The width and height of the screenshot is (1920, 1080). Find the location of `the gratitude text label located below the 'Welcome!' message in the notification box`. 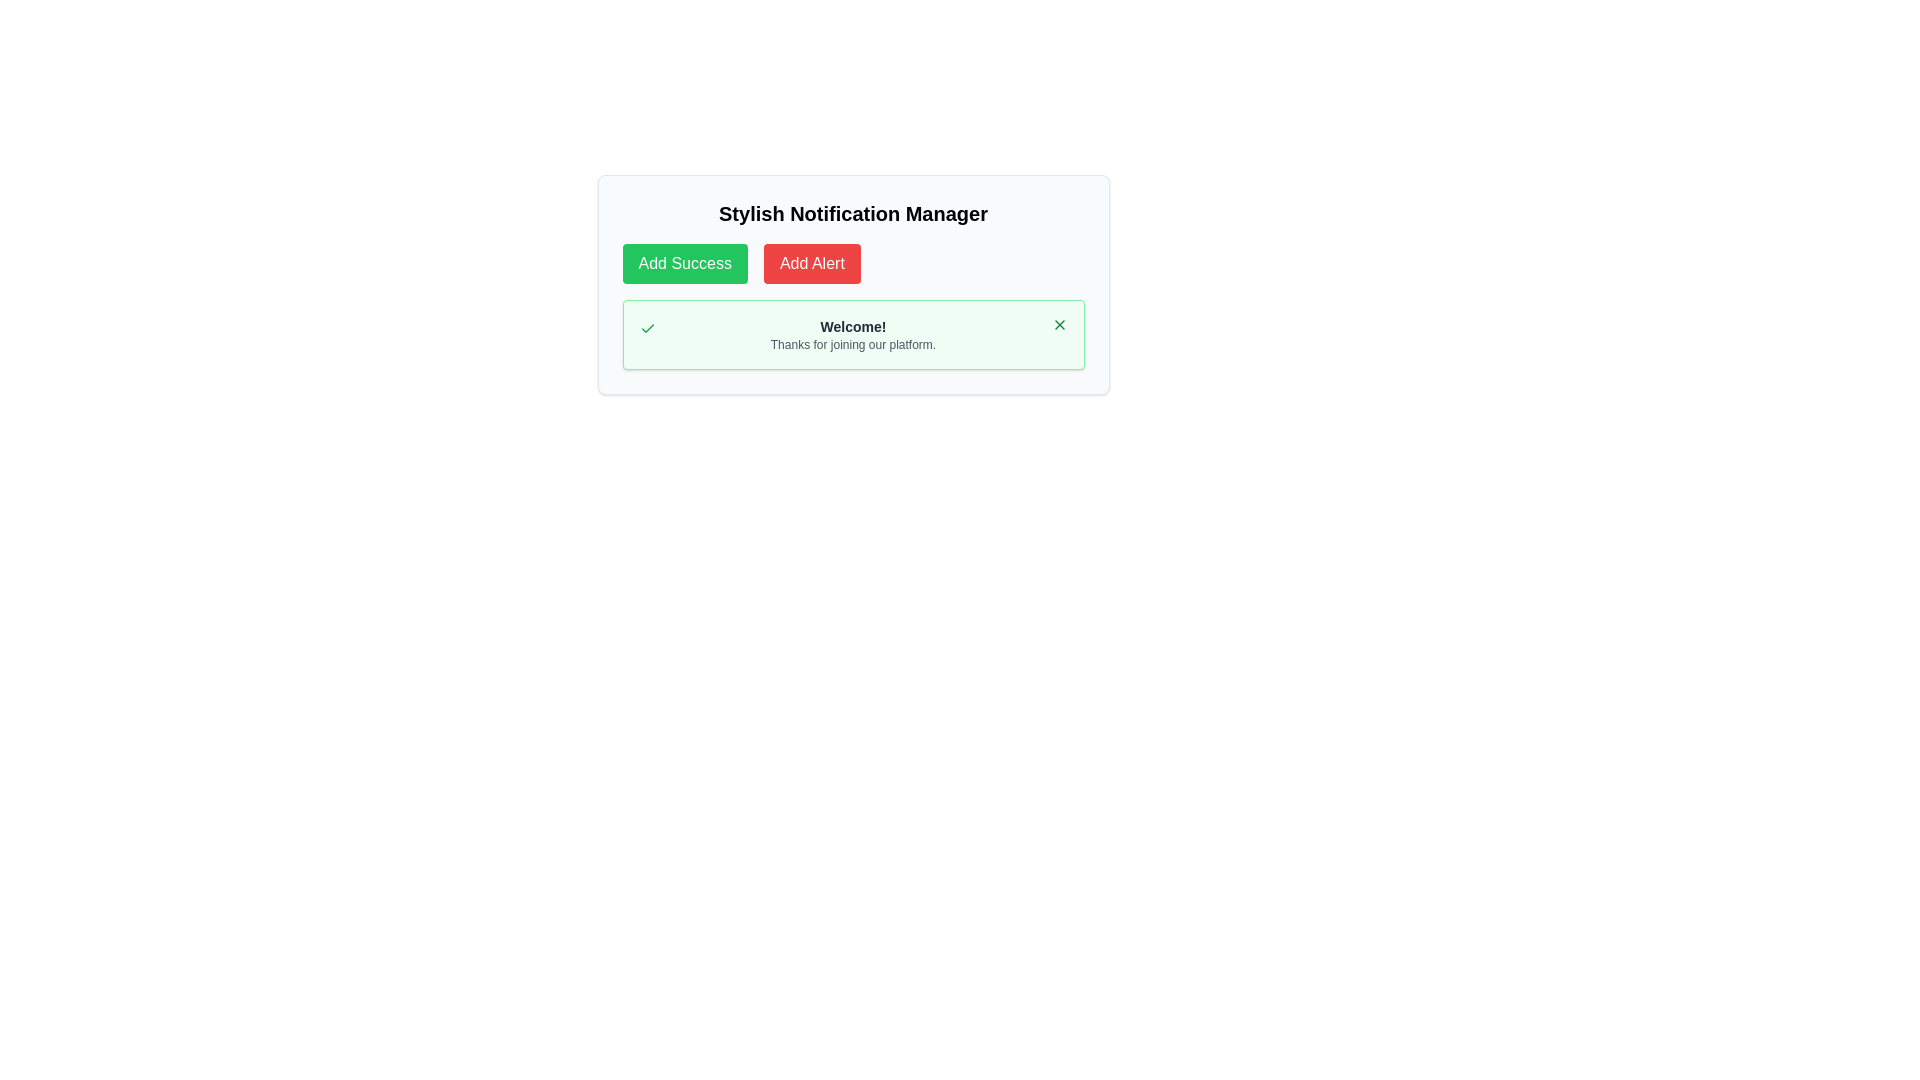

the gratitude text label located below the 'Welcome!' message in the notification box is located at coordinates (853, 343).